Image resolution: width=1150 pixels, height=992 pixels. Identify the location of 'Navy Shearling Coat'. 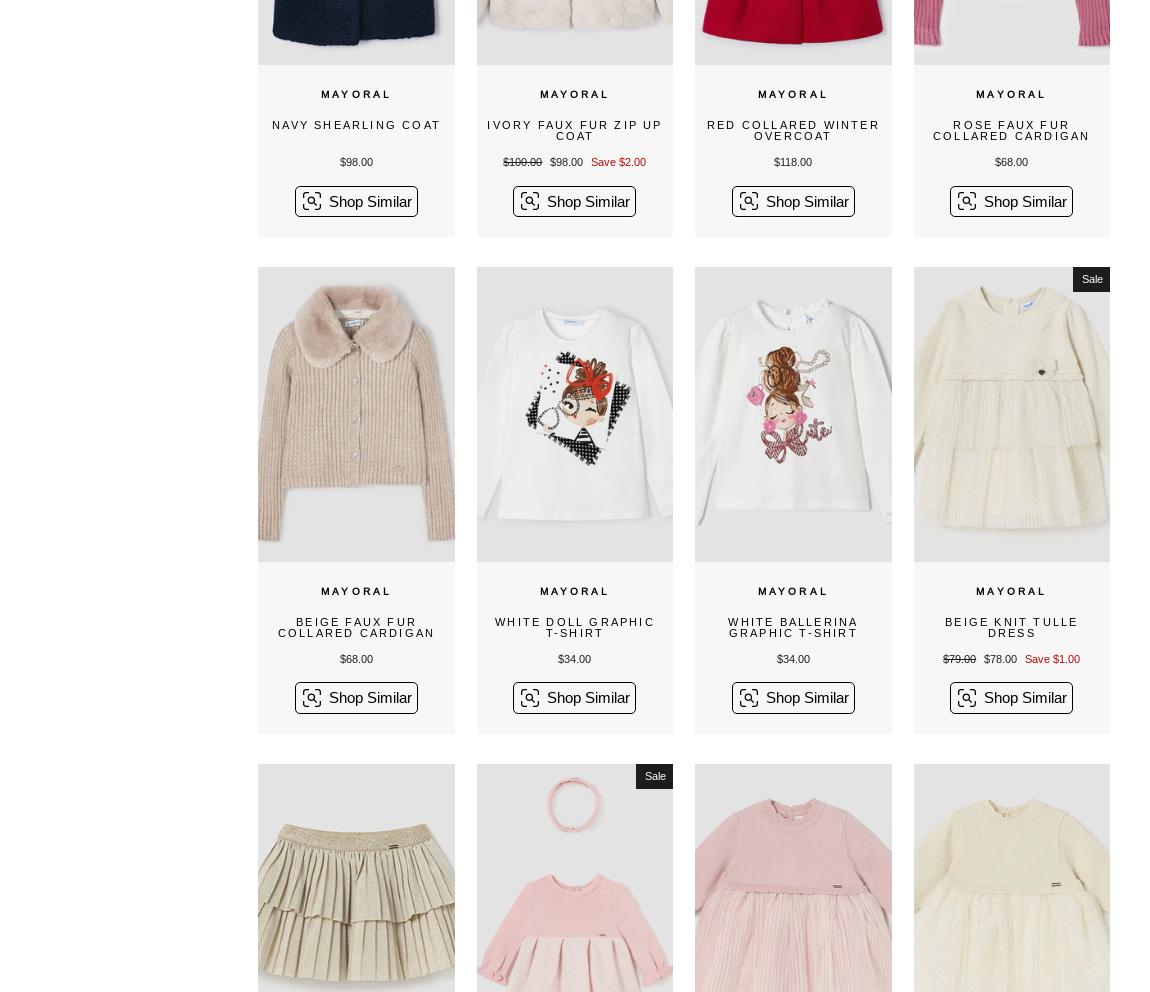
(356, 123).